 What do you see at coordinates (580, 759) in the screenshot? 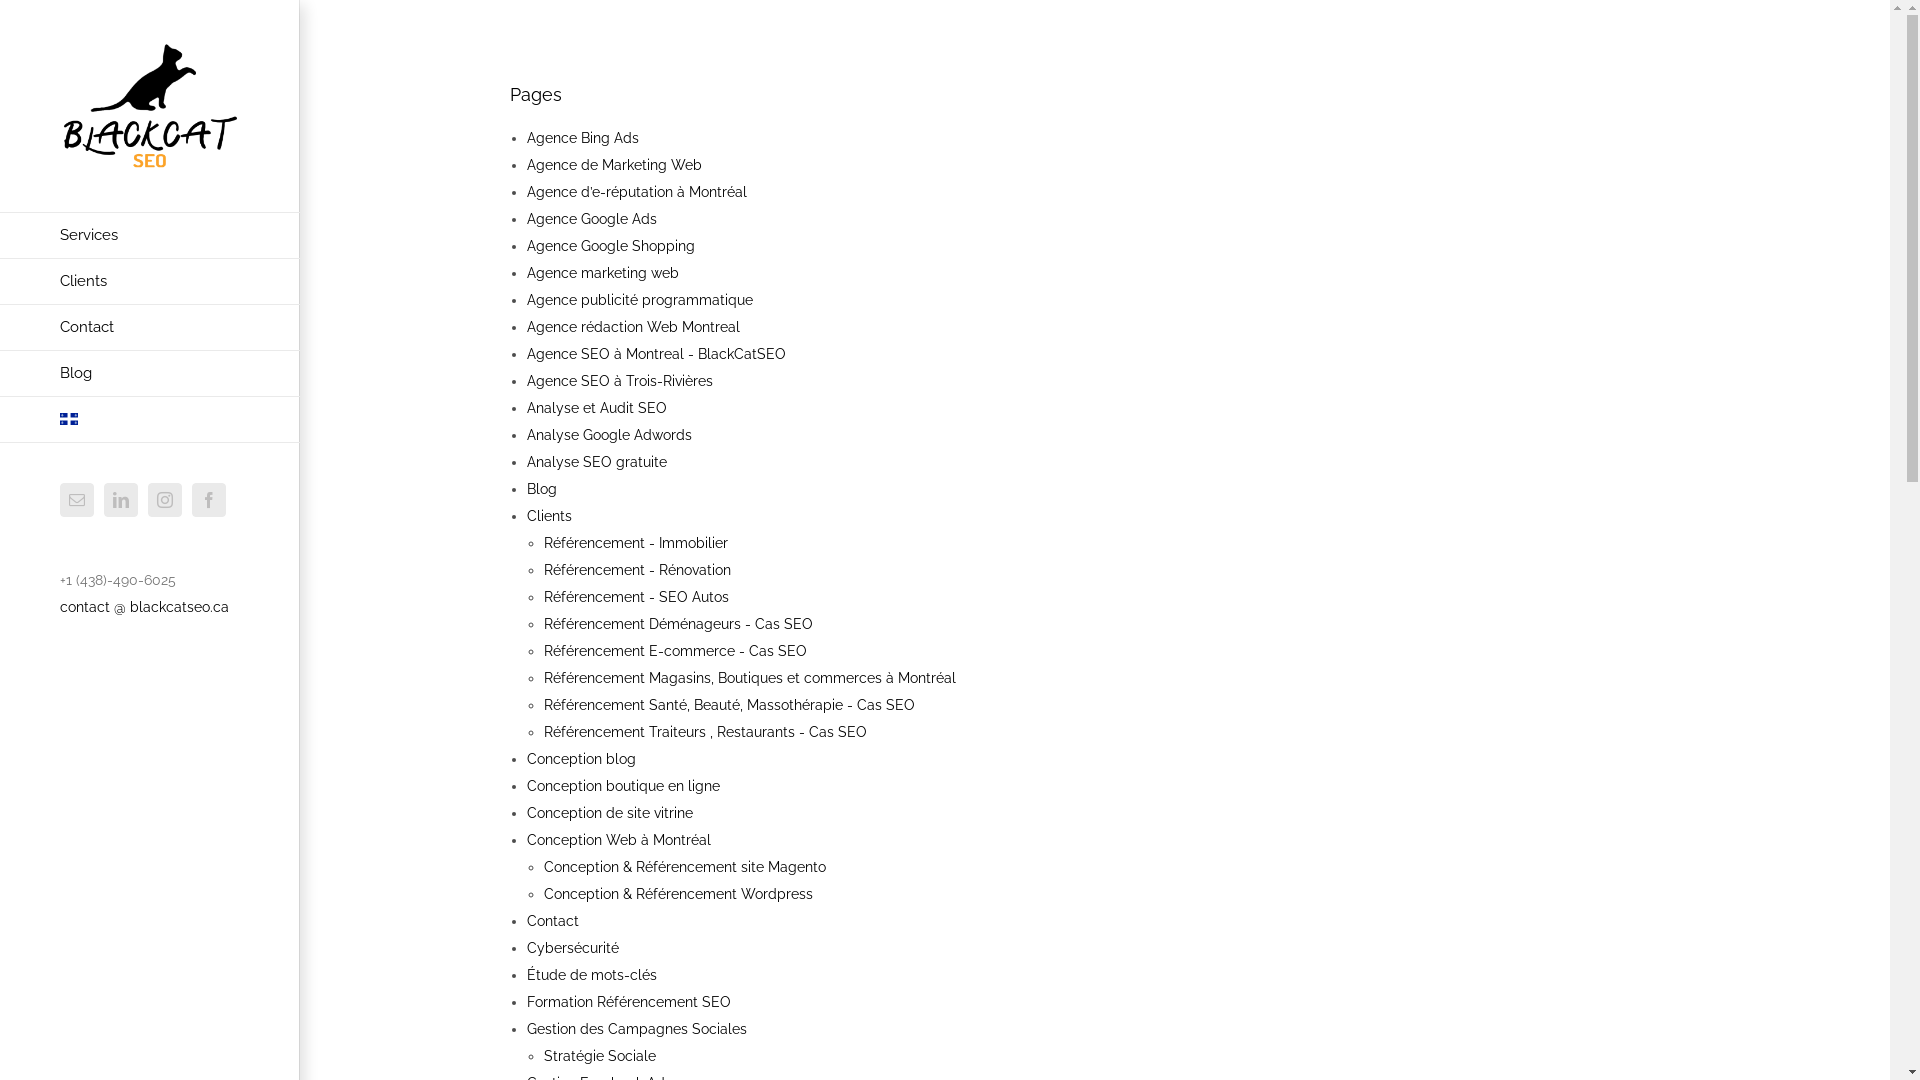
I see `'Conception blog'` at bounding box center [580, 759].